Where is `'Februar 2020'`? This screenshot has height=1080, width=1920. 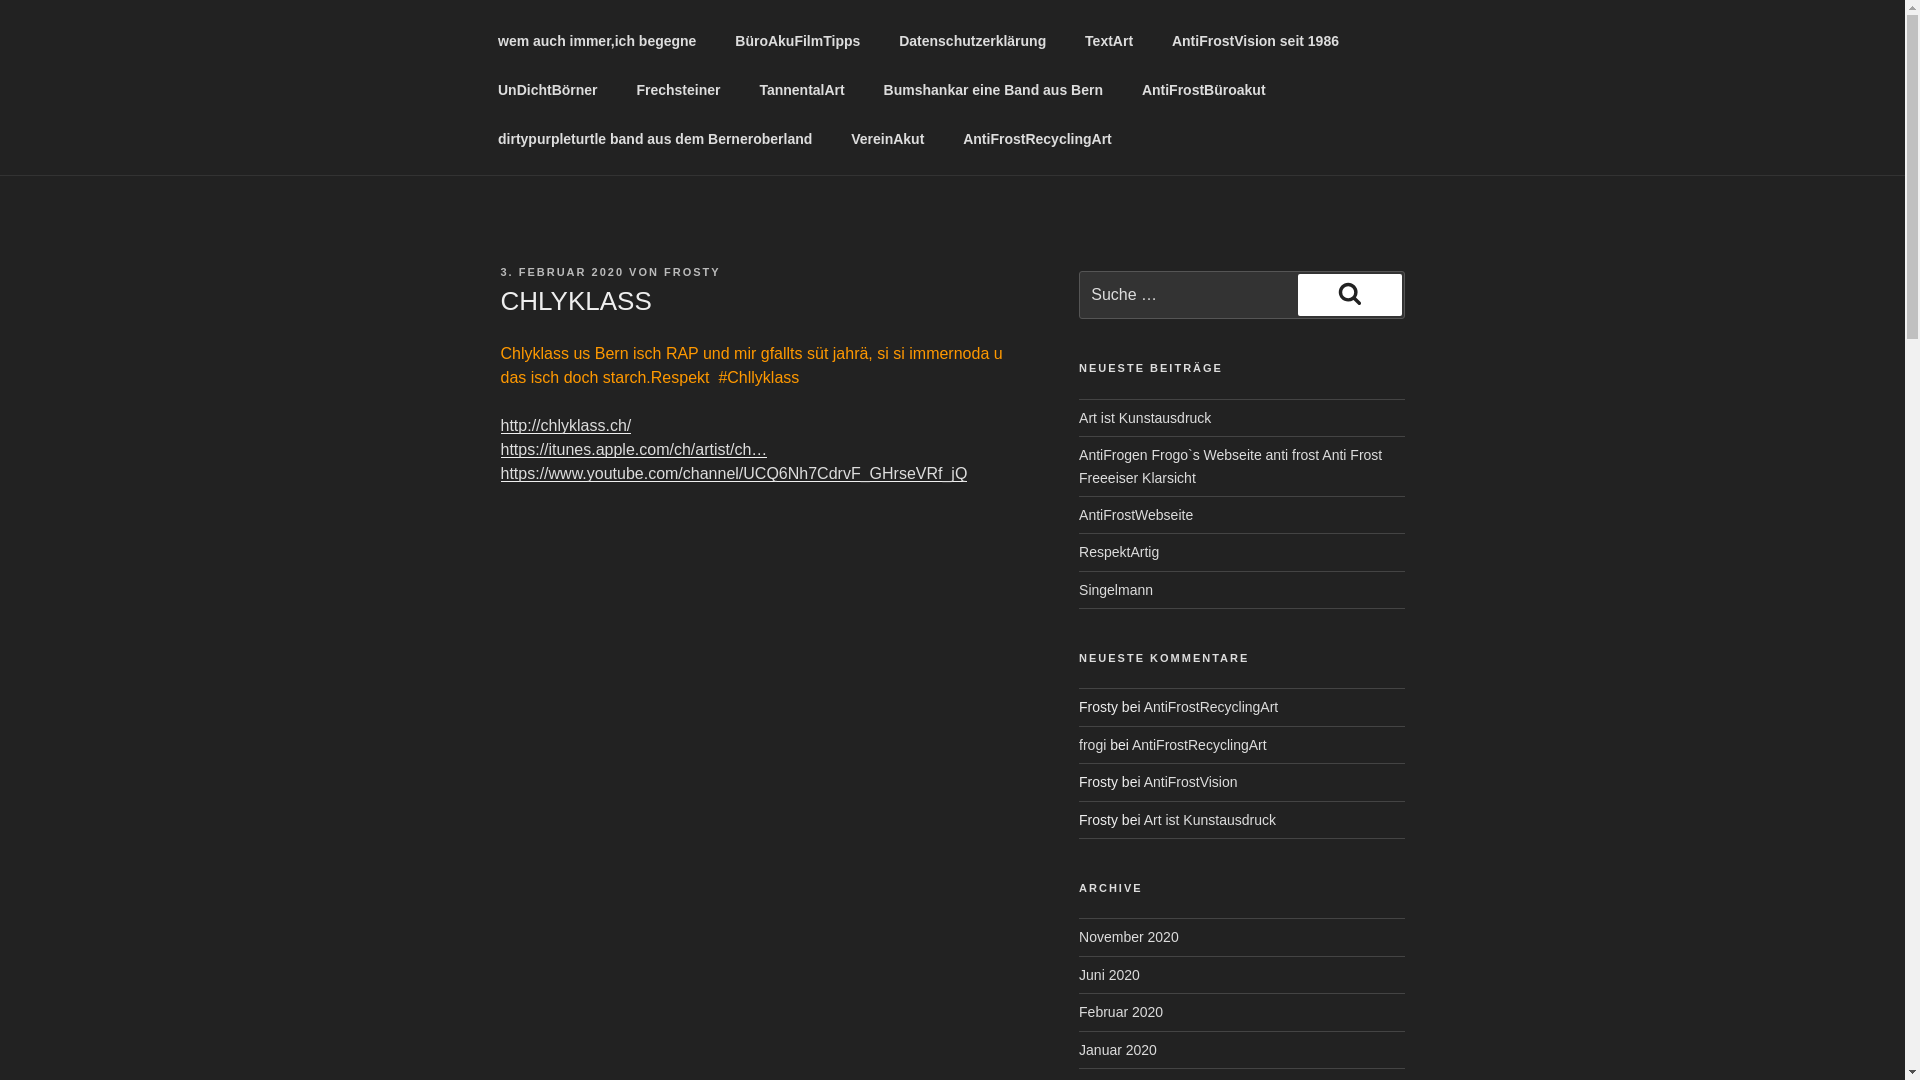
'Februar 2020' is located at coordinates (1121, 1011).